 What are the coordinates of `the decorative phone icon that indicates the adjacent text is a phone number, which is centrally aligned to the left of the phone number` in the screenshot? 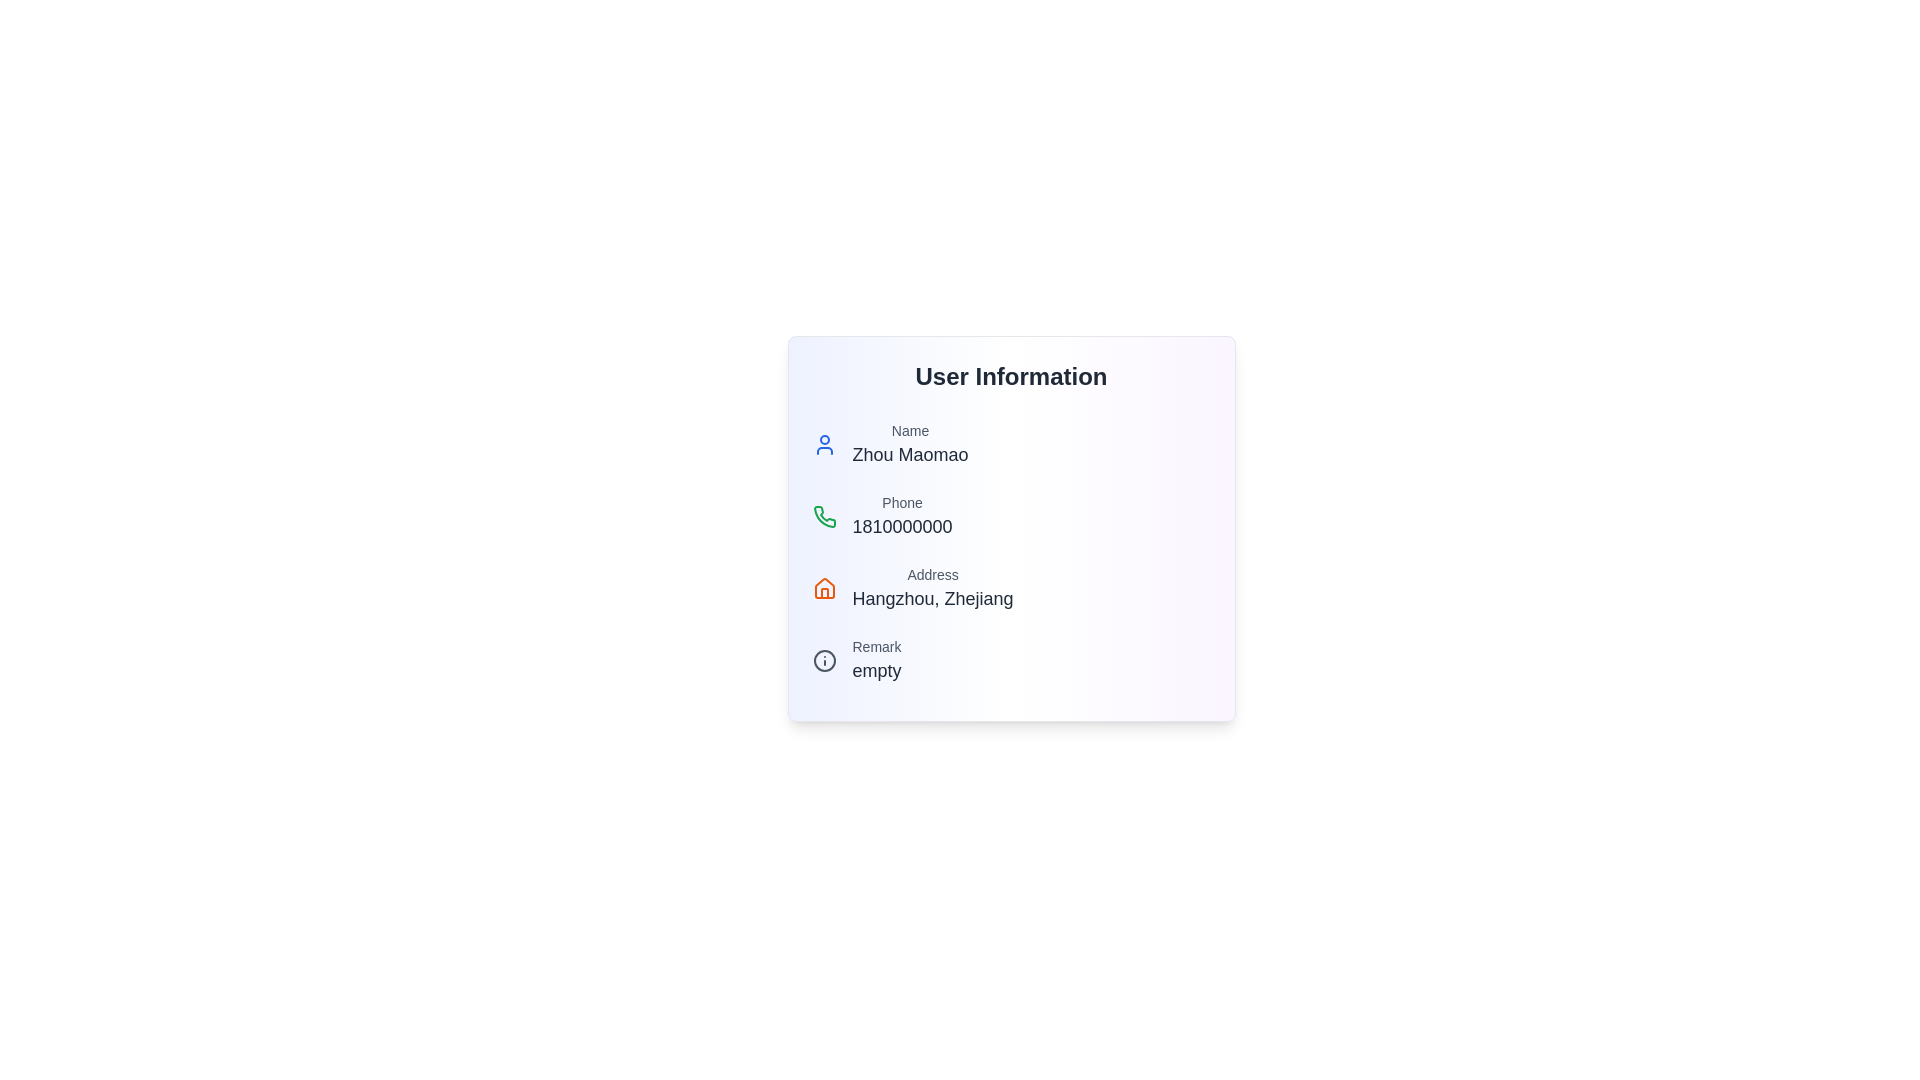 It's located at (824, 515).